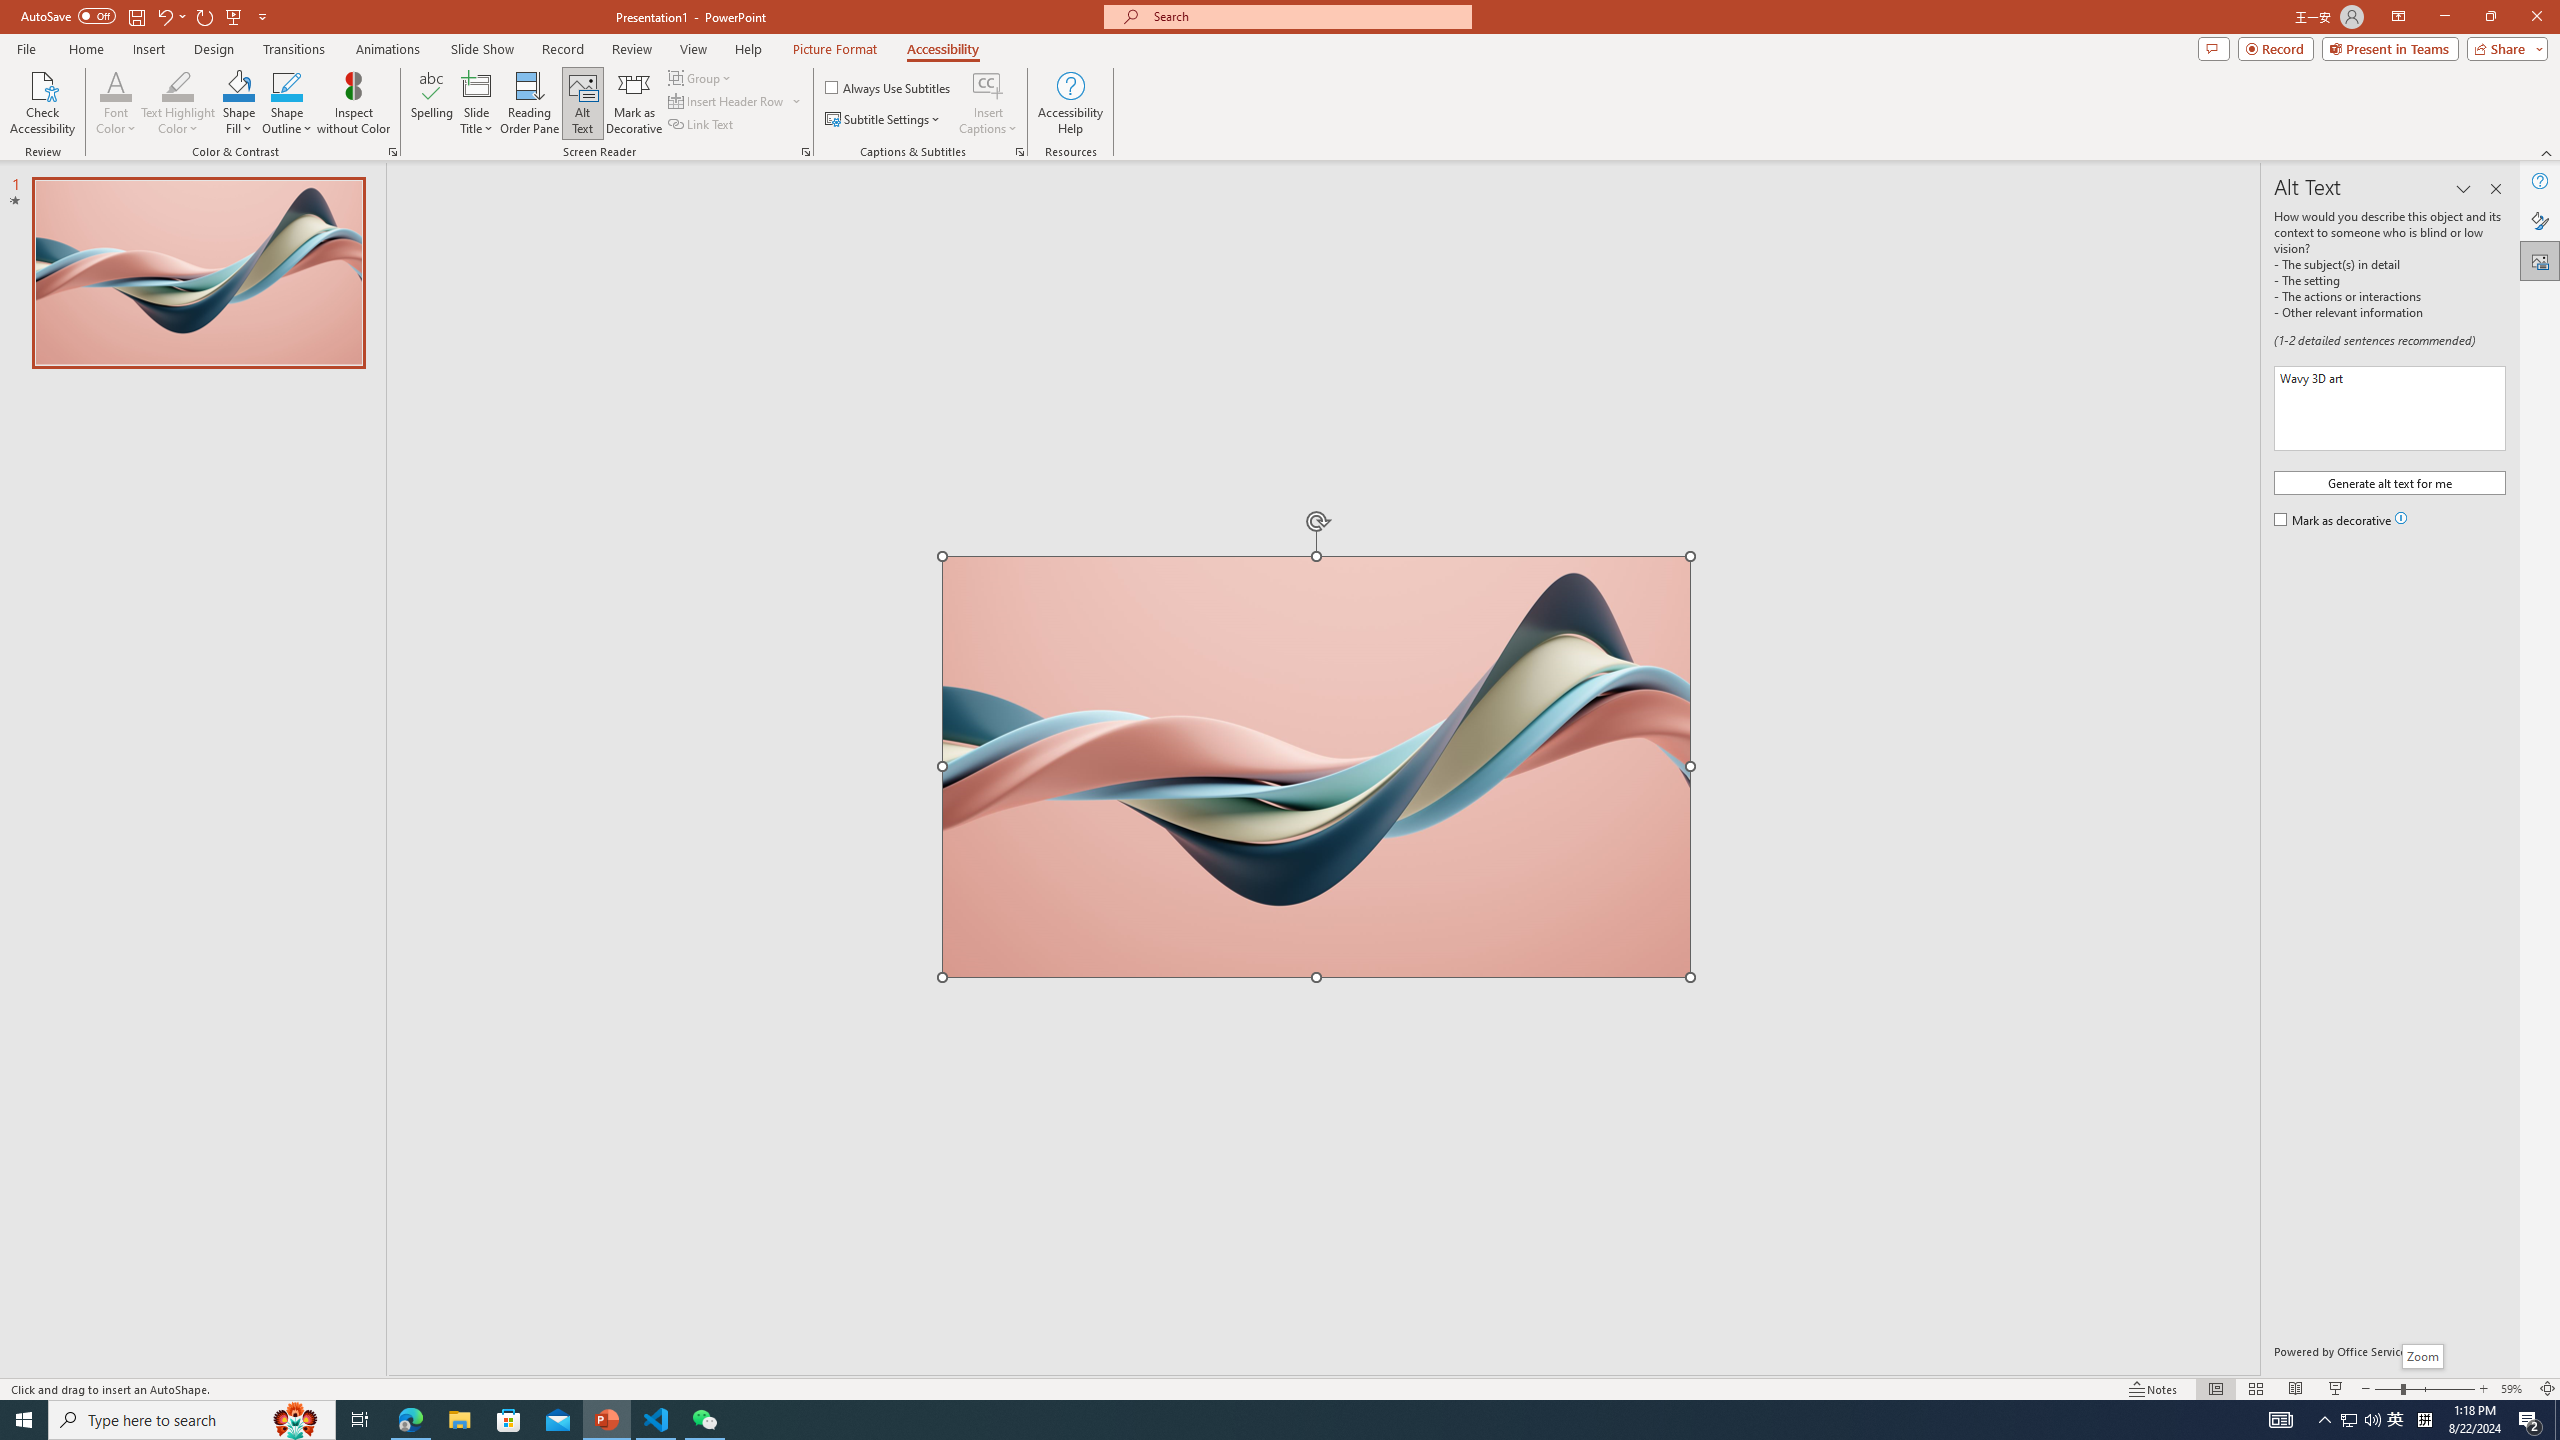 Image resolution: width=2560 pixels, height=1440 pixels. Describe the element at coordinates (354, 103) in the screenshot. I see `'Inspect without Color'` at that location.